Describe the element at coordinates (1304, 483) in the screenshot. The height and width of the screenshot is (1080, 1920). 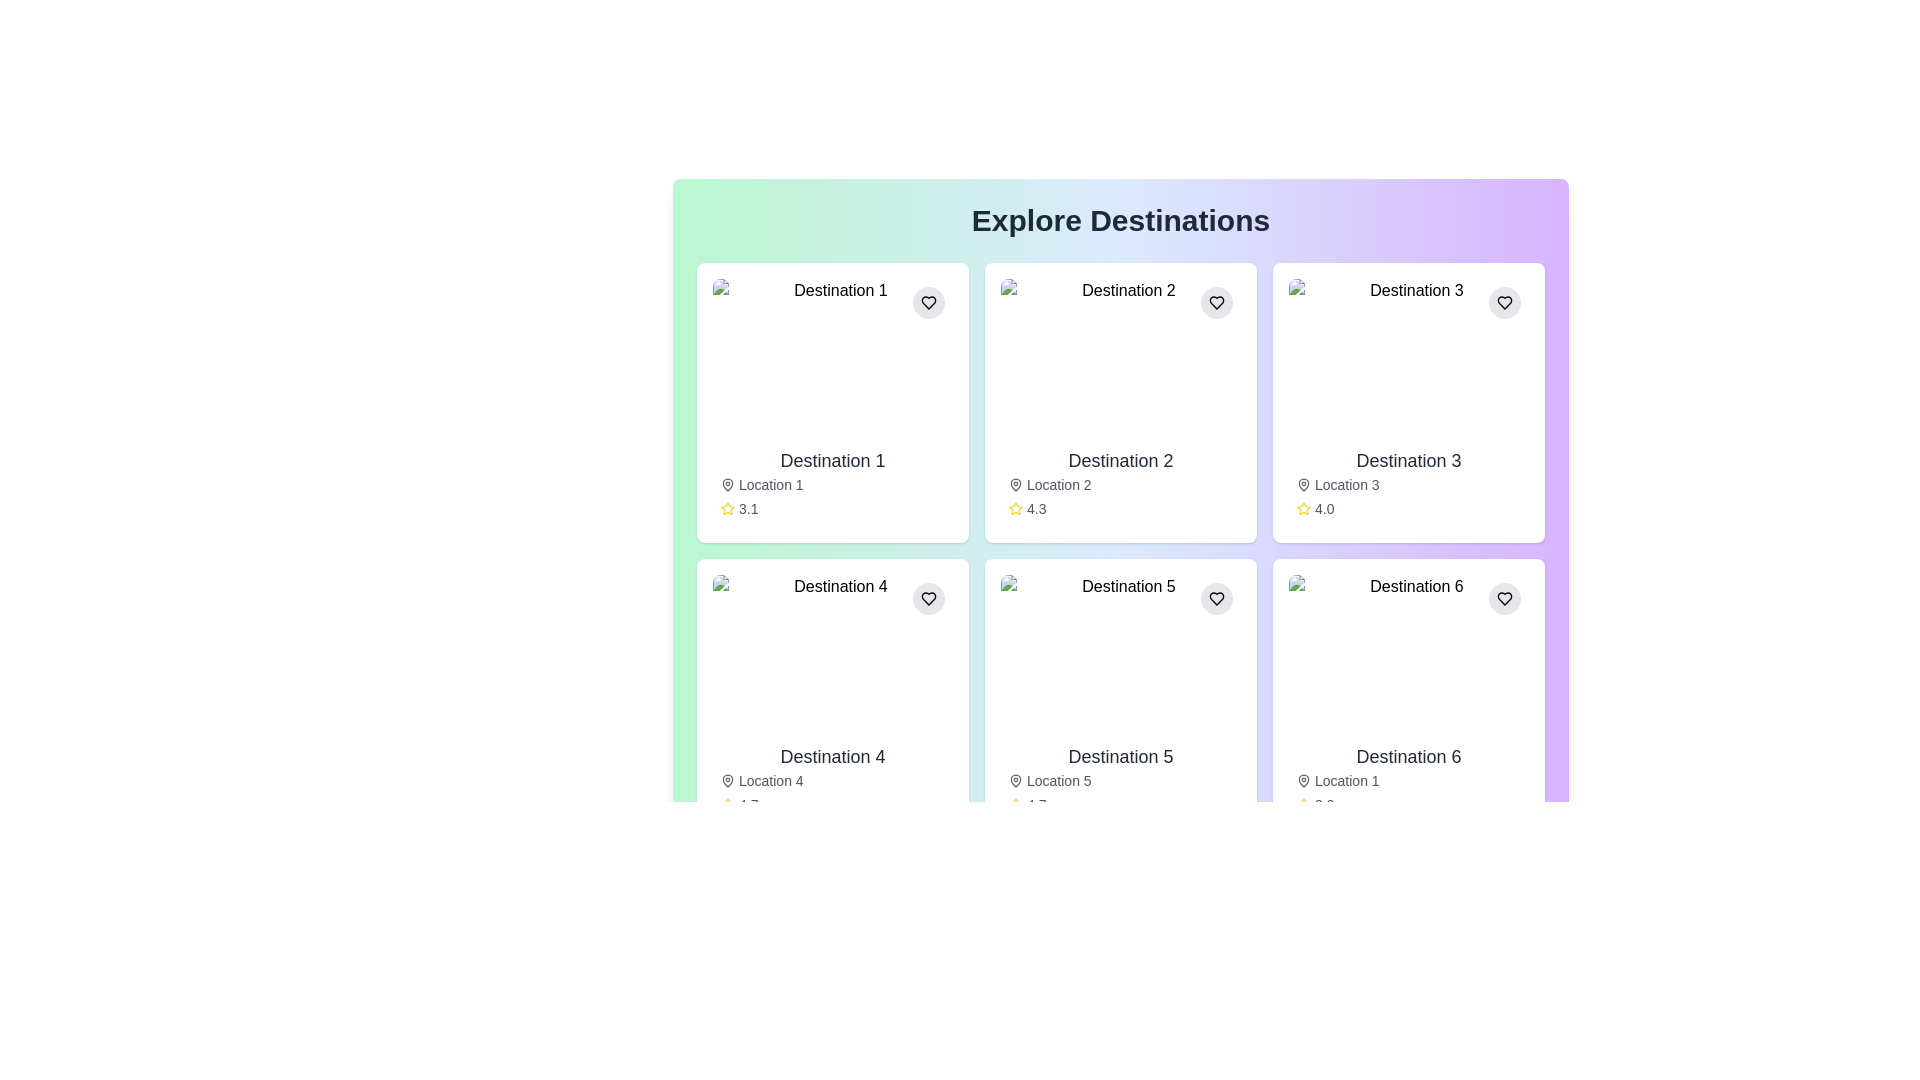
I see `the location icon in the third card under the 'Explore Destinations' section, near 'Location 3' and the heart icon` at that location.